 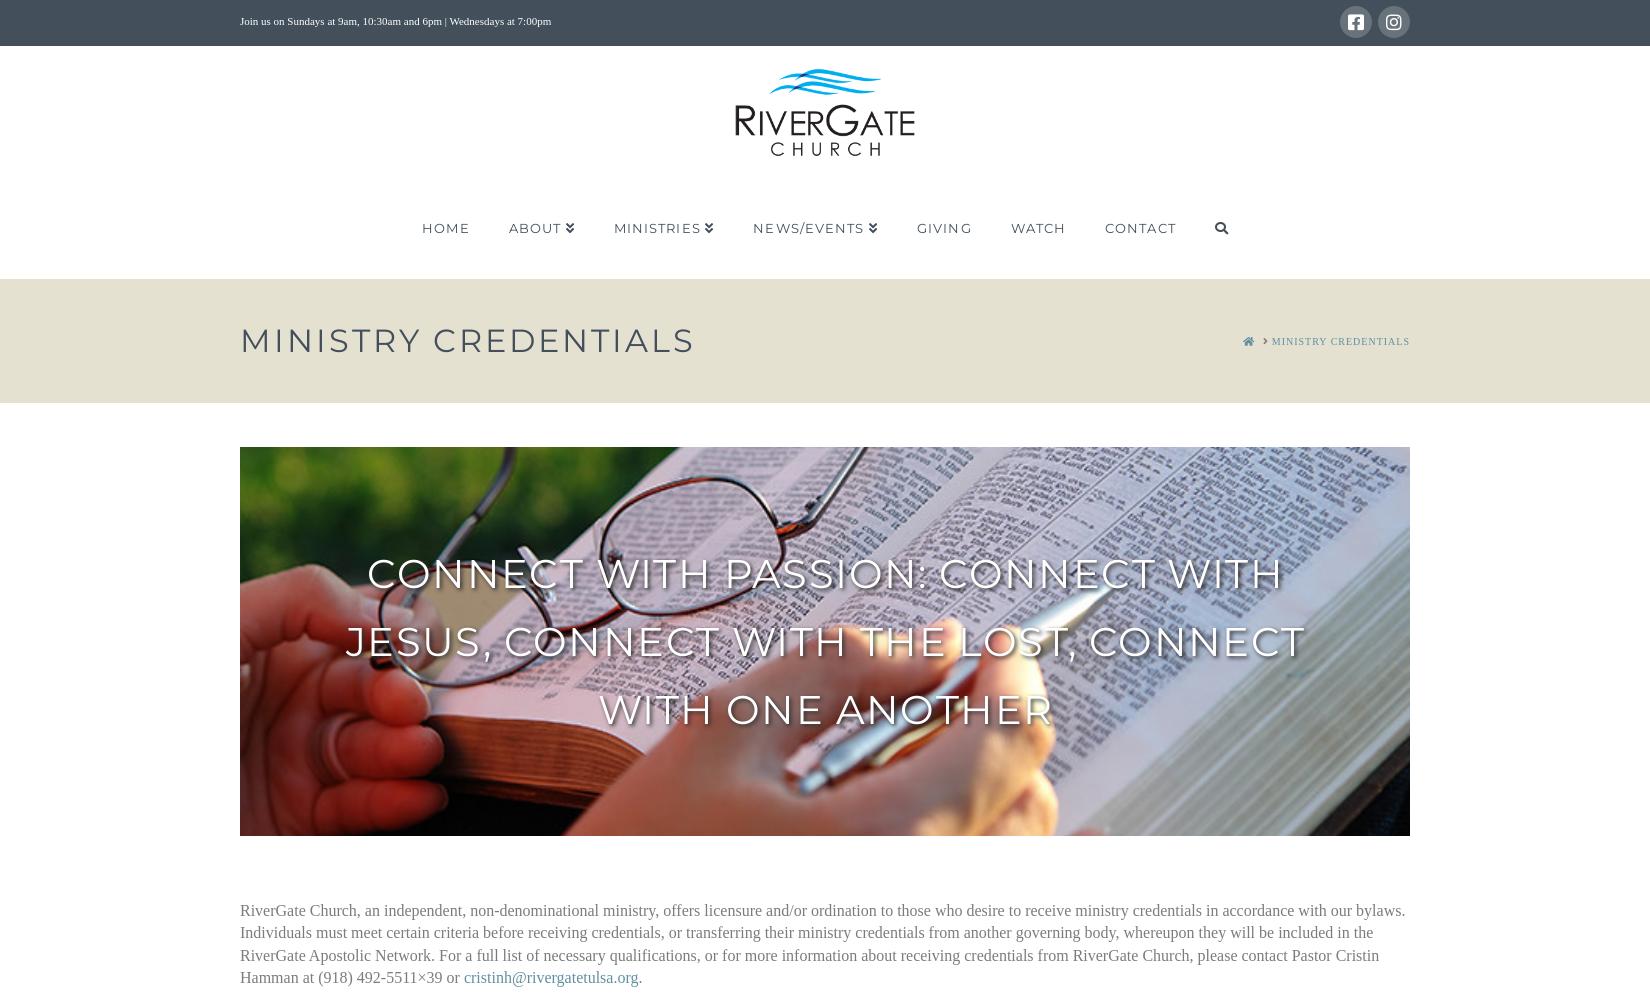 What do you see at coordinates (943, 227) in the screenshot?
I see `'Giving'` at bounding box center [943, 227].